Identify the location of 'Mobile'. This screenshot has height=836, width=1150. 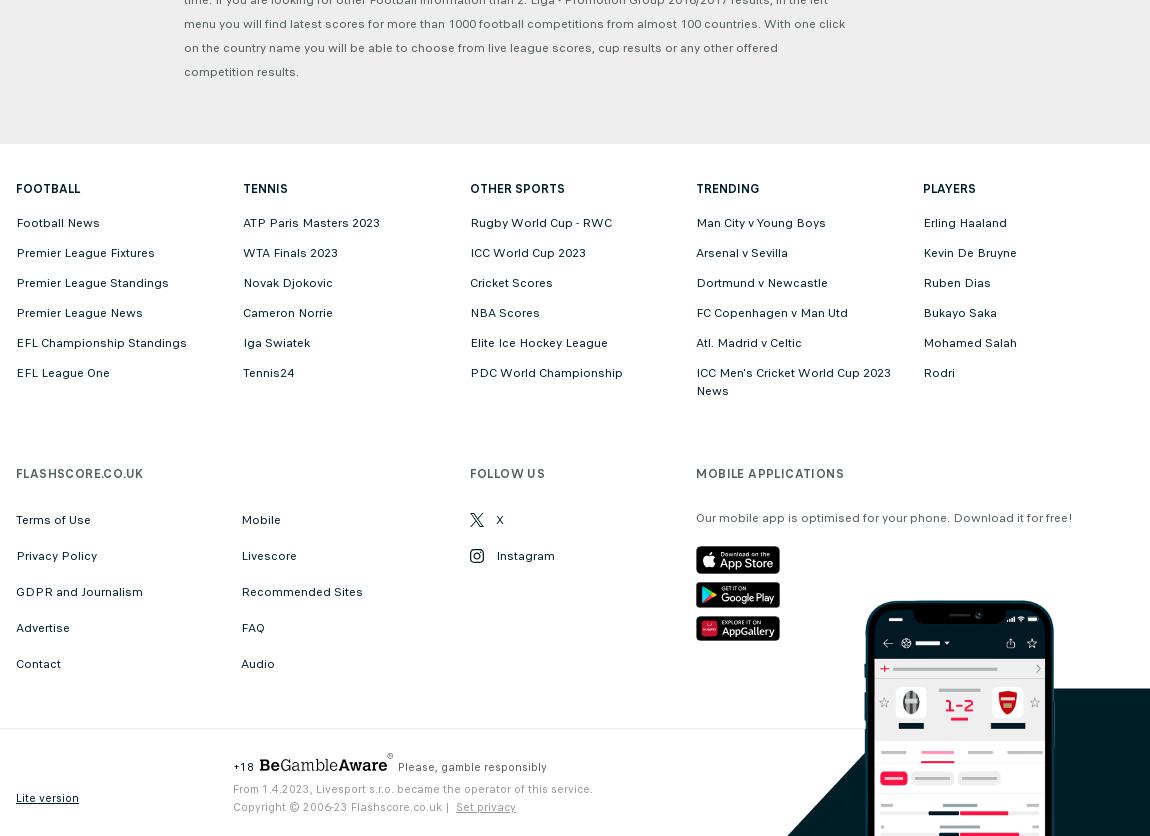
(240, 519).